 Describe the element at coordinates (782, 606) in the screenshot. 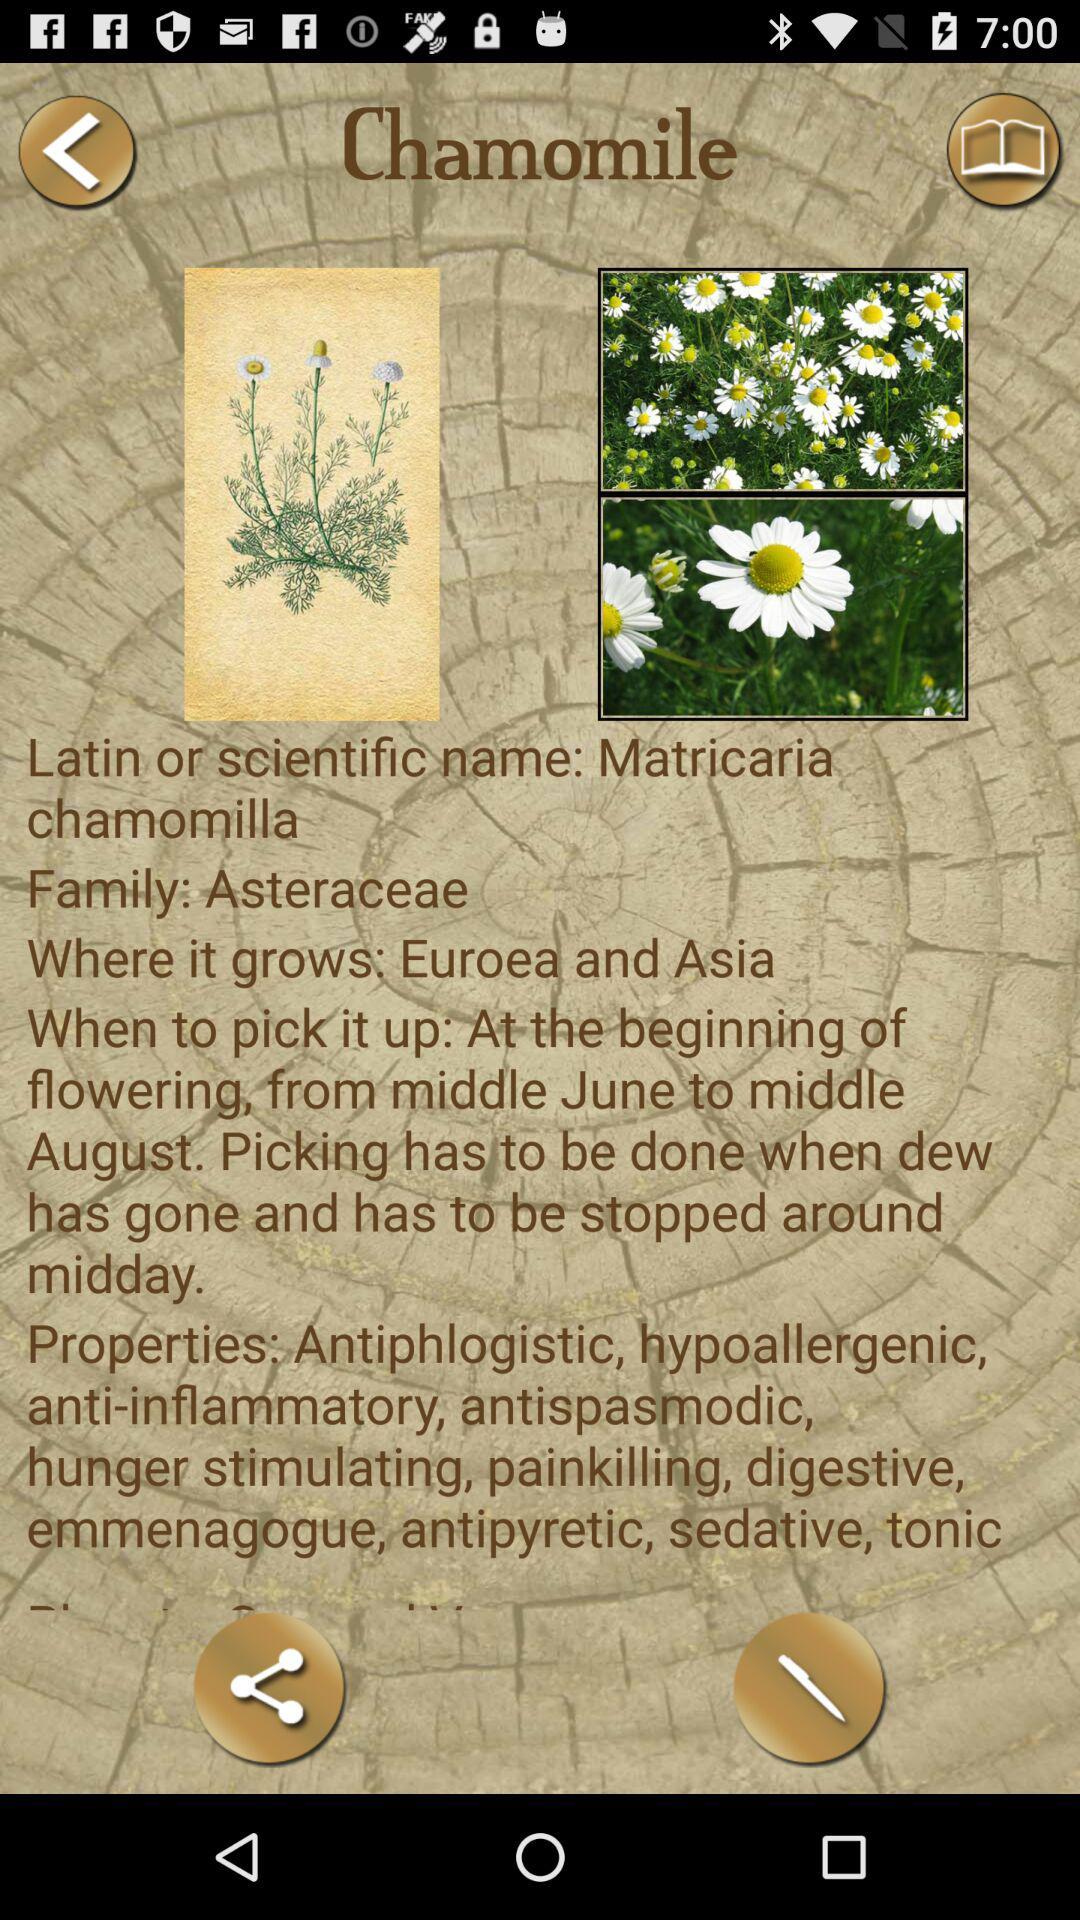

I see `photo` at that location.